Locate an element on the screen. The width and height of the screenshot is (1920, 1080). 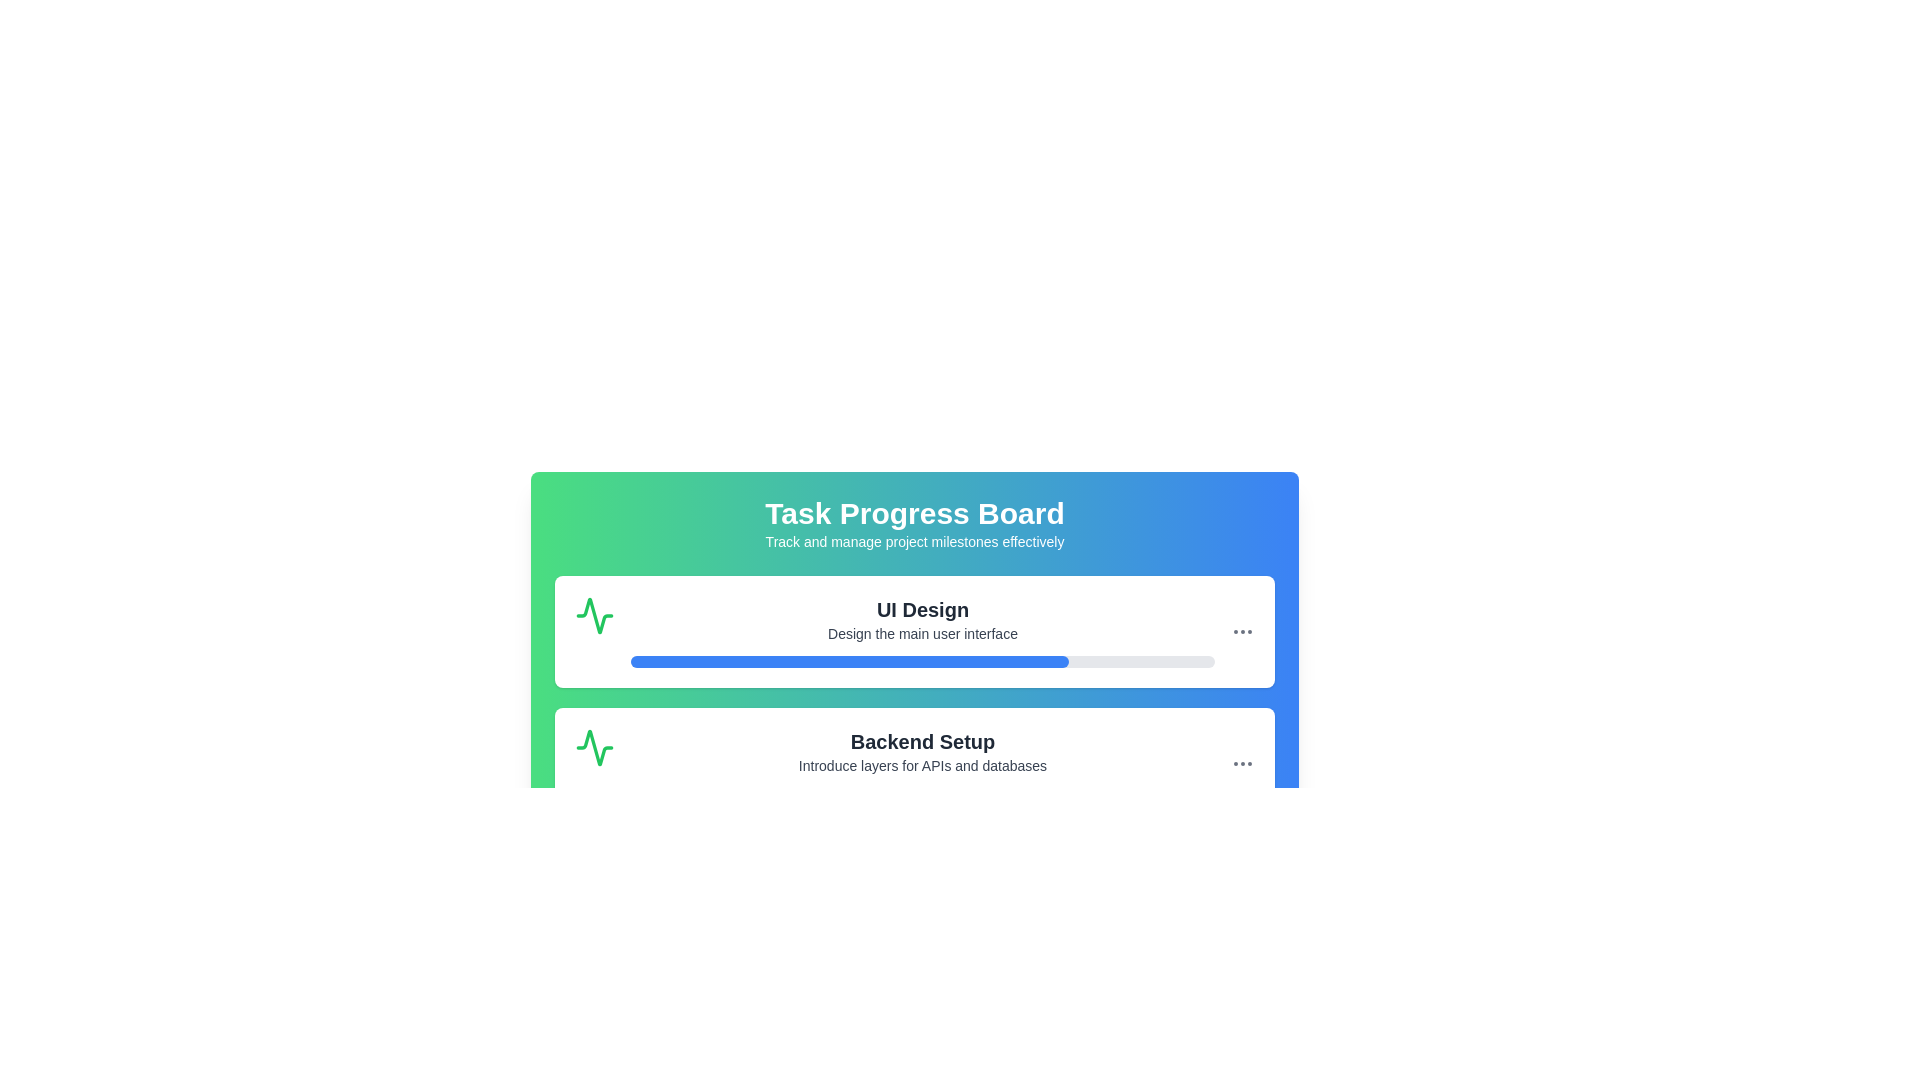
the text element displaying 'Design the main user interface' which is located below the title 'UI Design' and above the progress bar is located at coordinates (921, 633).